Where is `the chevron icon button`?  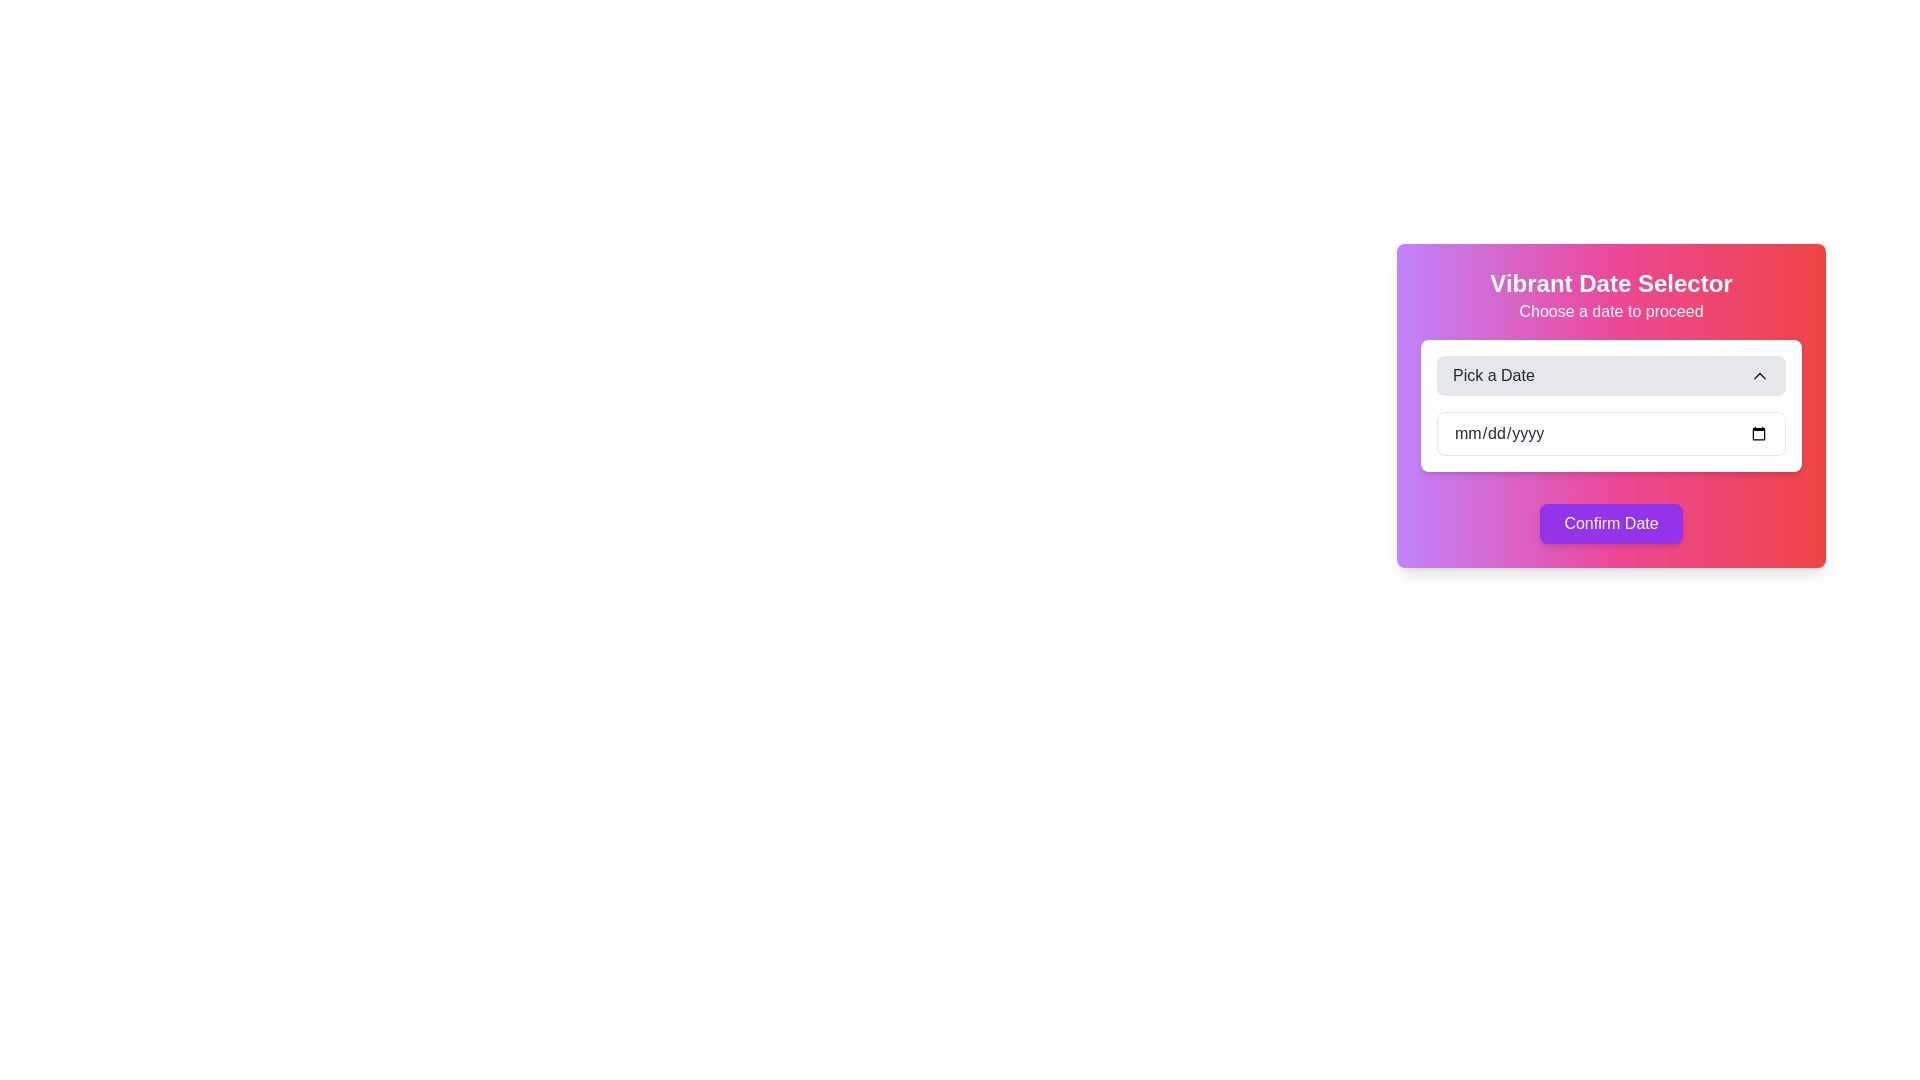
the chevron icon button is located at coordinates (1760, 375).